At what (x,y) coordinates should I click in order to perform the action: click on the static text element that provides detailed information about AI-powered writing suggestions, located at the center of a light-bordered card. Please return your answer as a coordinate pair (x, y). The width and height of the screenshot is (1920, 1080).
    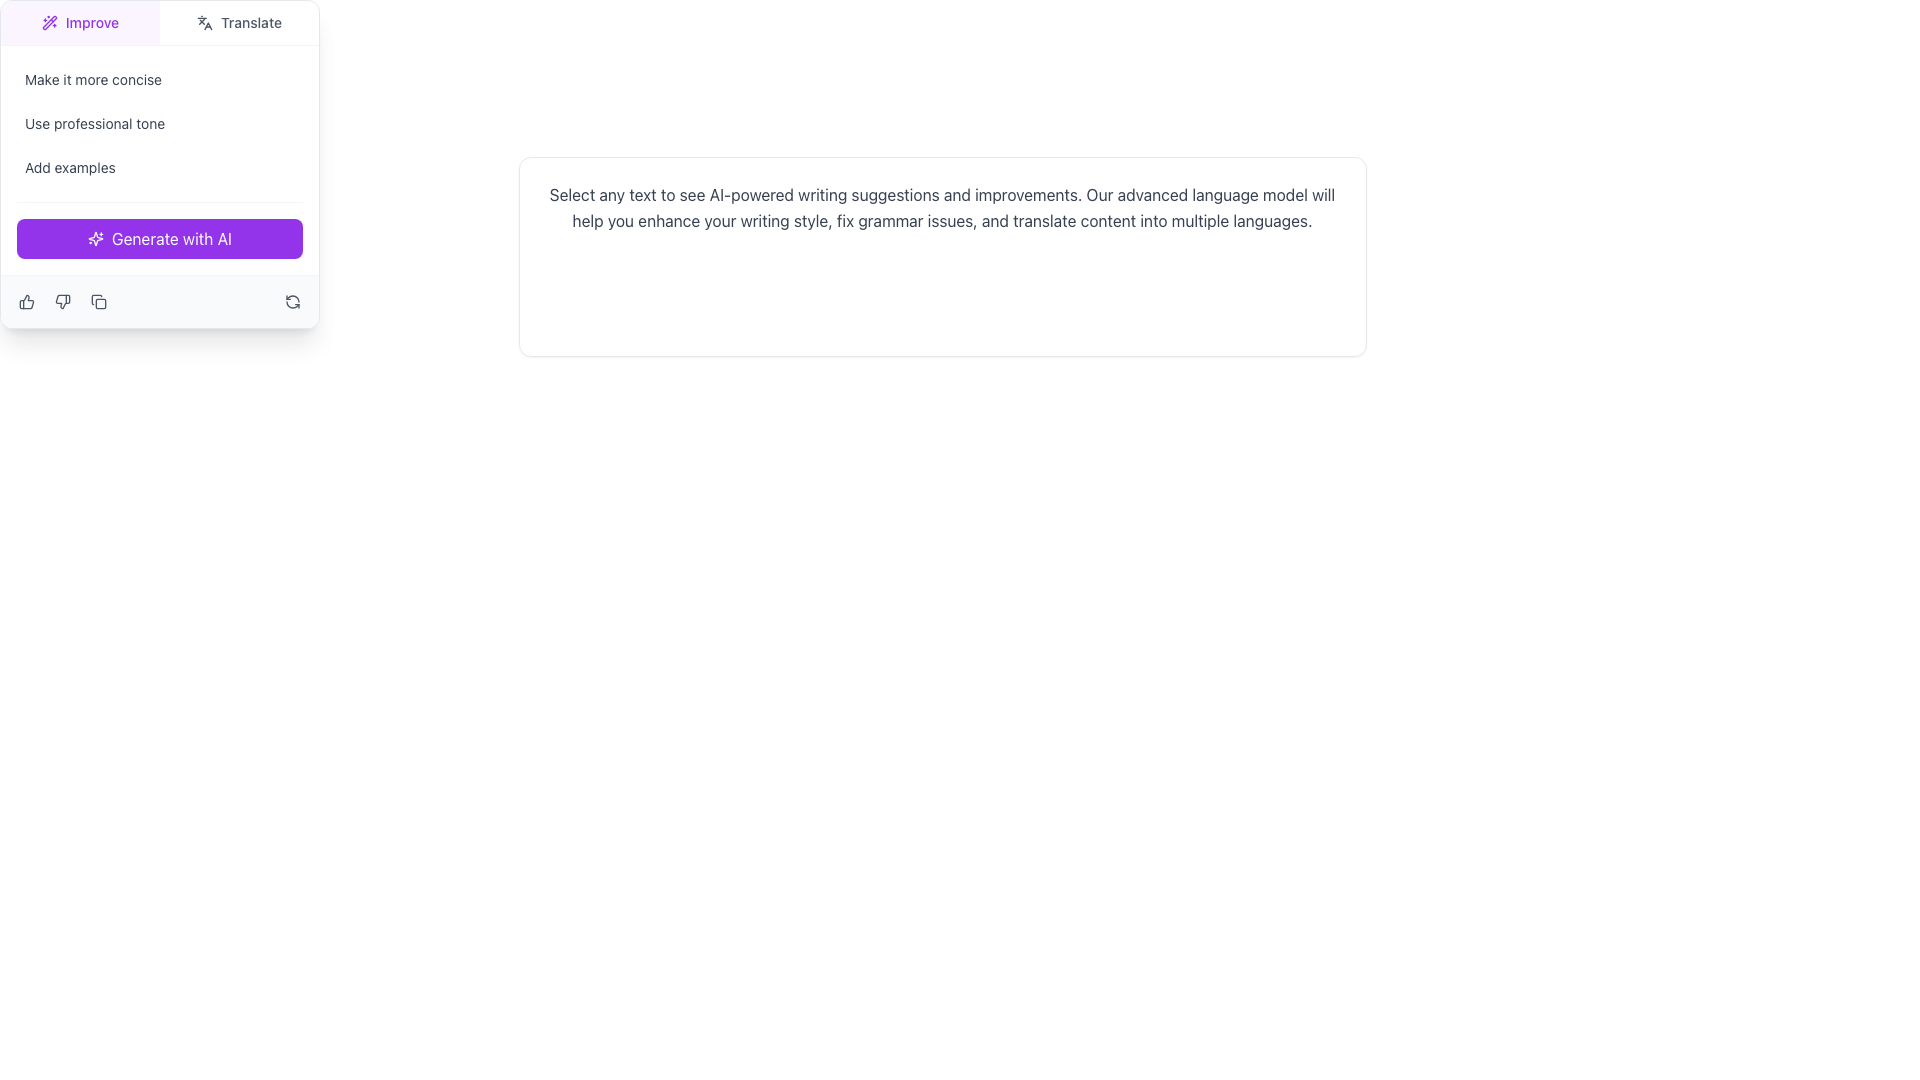
    Looking at the image, I should click on (941, 208).